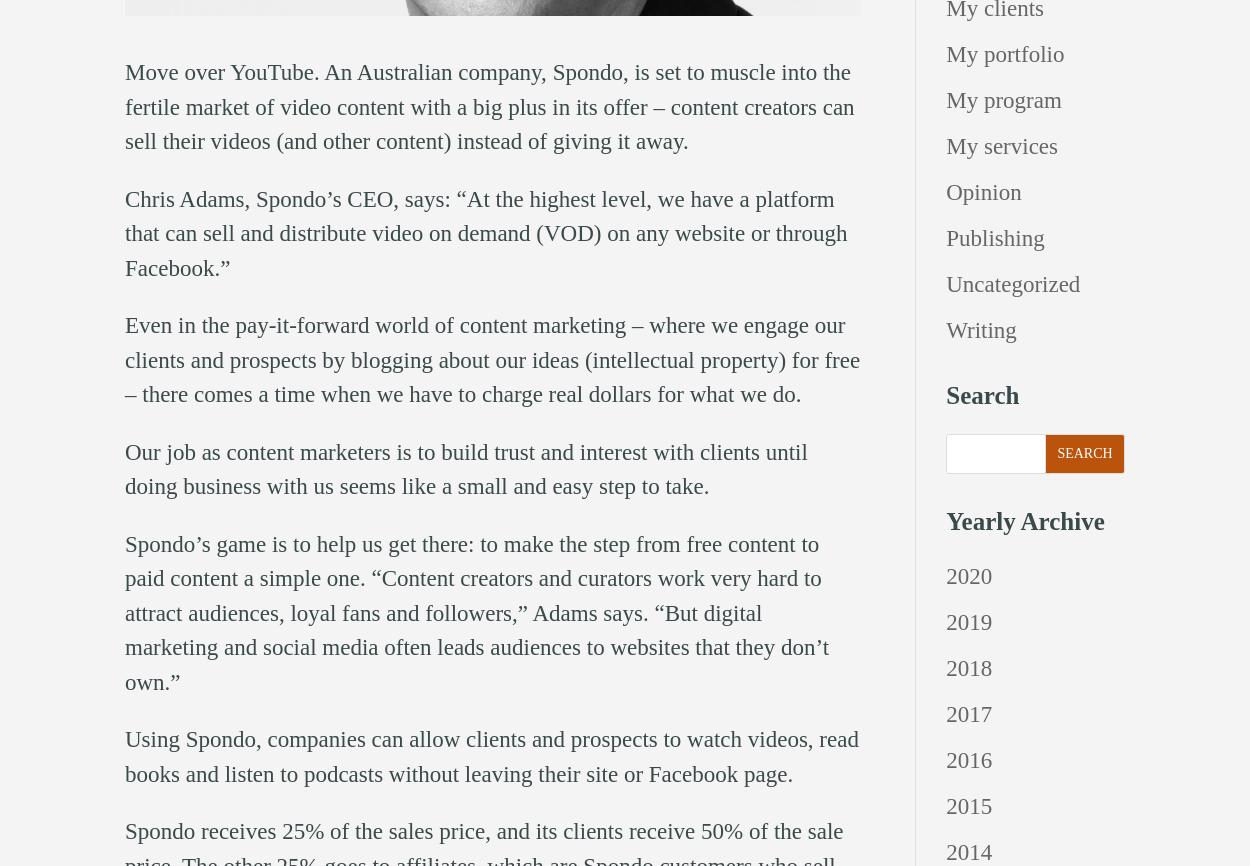 The height and width of the screenshot is (866, 1250). Describe the element at coordinates (968, 851) in the screenshot. I see `'2014'` at that location.